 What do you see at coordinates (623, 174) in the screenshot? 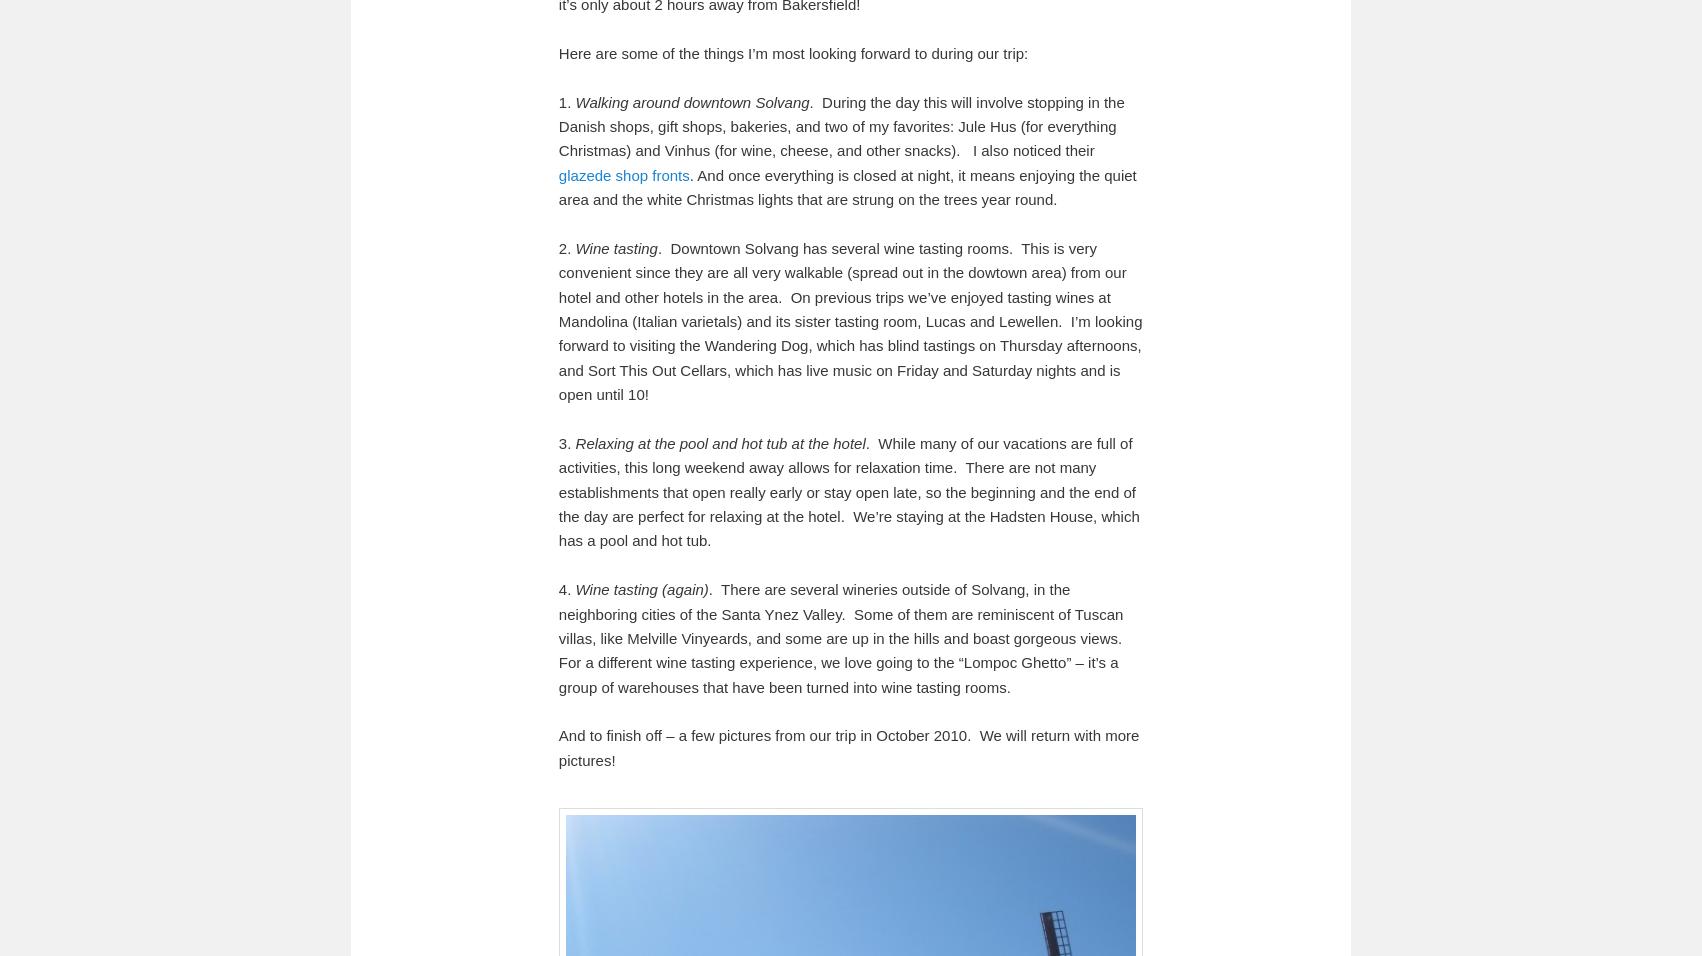
I see `'glazede shop fronts'` at bounding box center [623, 174].